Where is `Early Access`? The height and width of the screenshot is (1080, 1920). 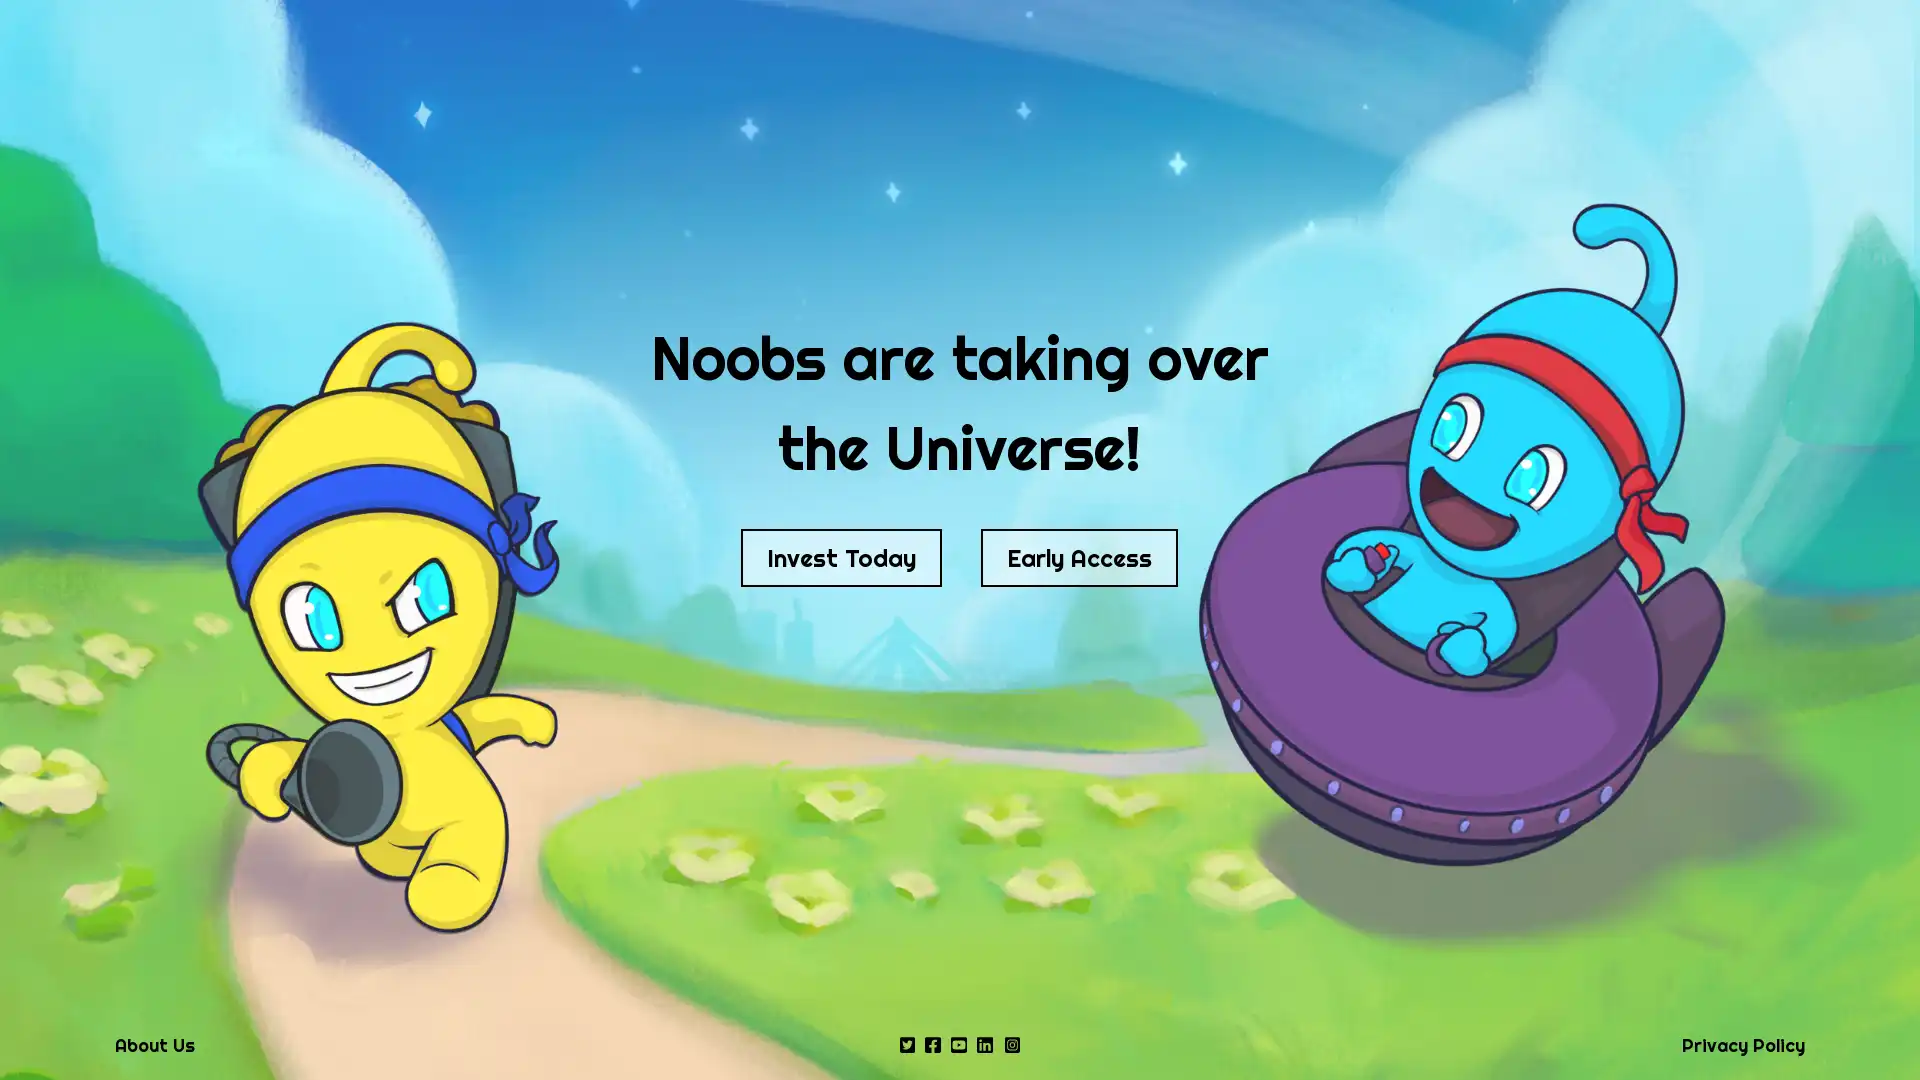
Early Access is located at coordinates (1078, 558).